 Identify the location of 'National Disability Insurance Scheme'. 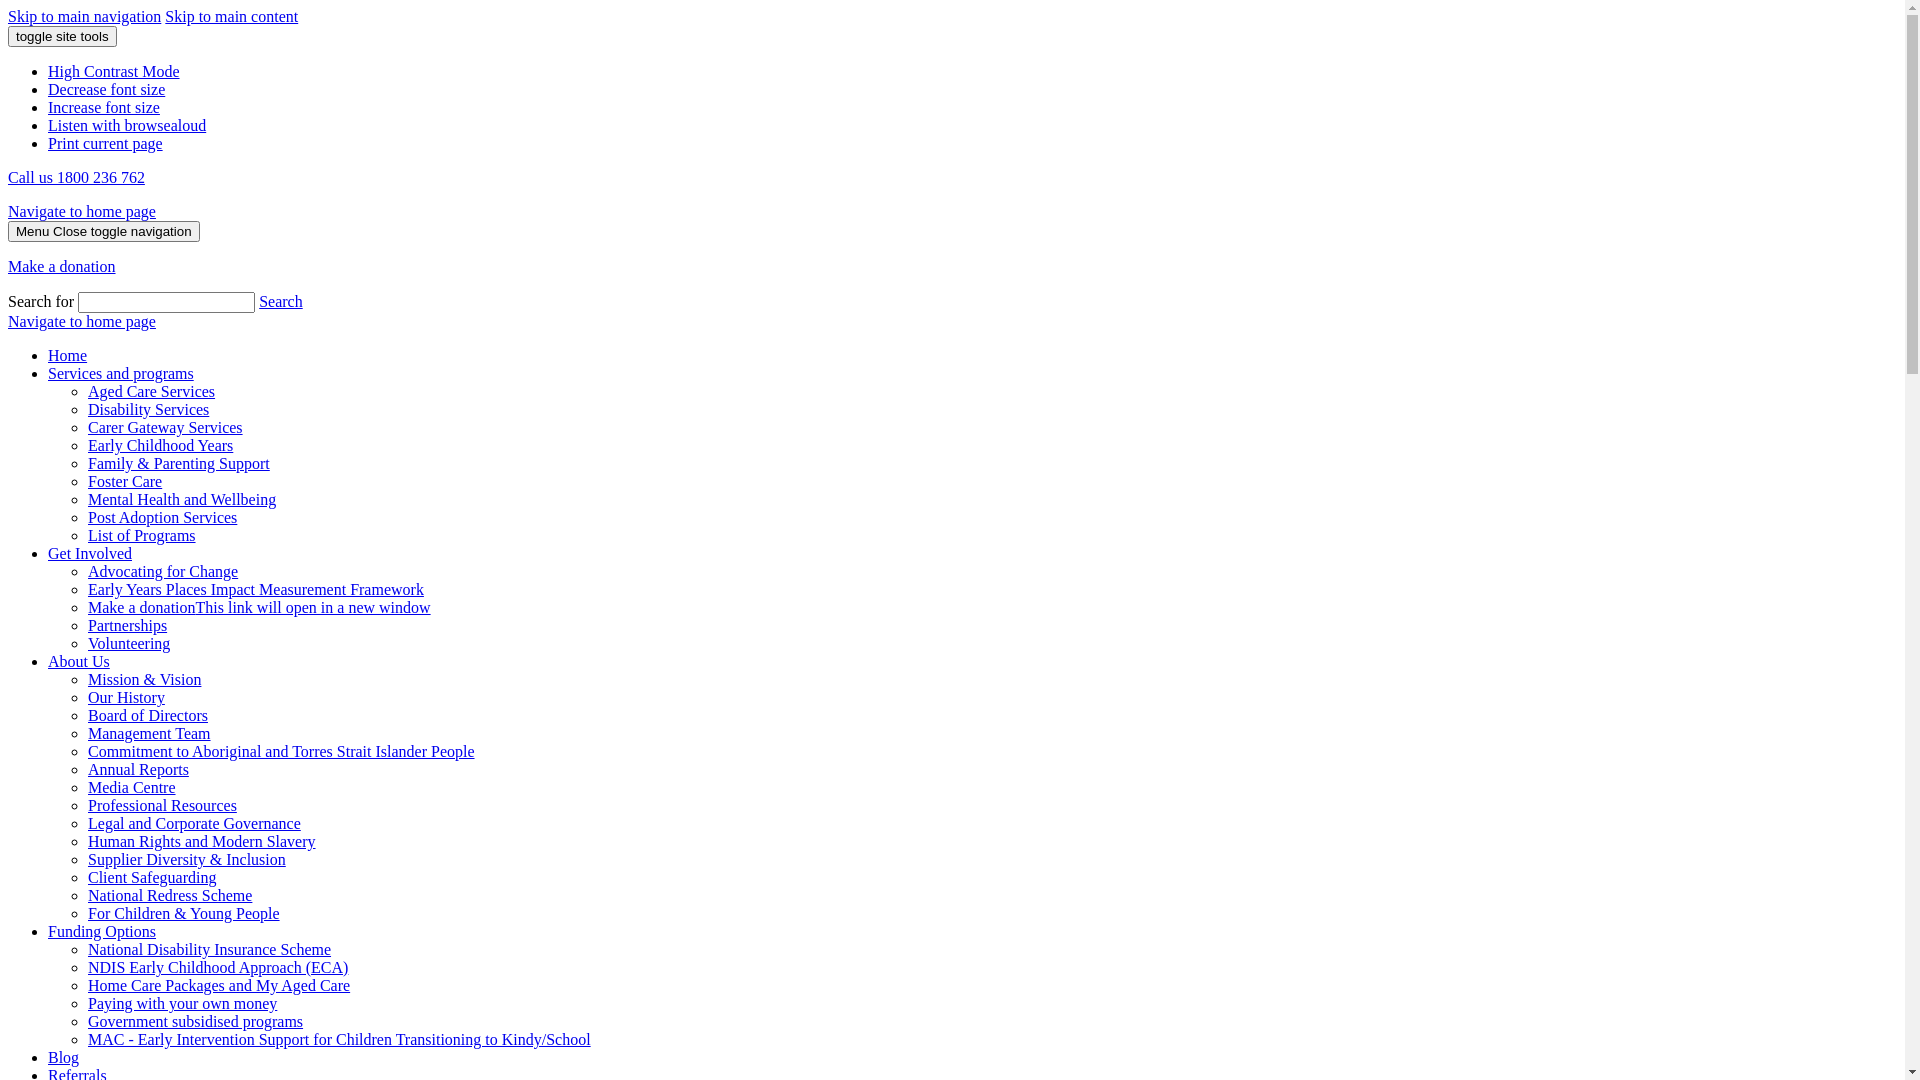
(209, 948).